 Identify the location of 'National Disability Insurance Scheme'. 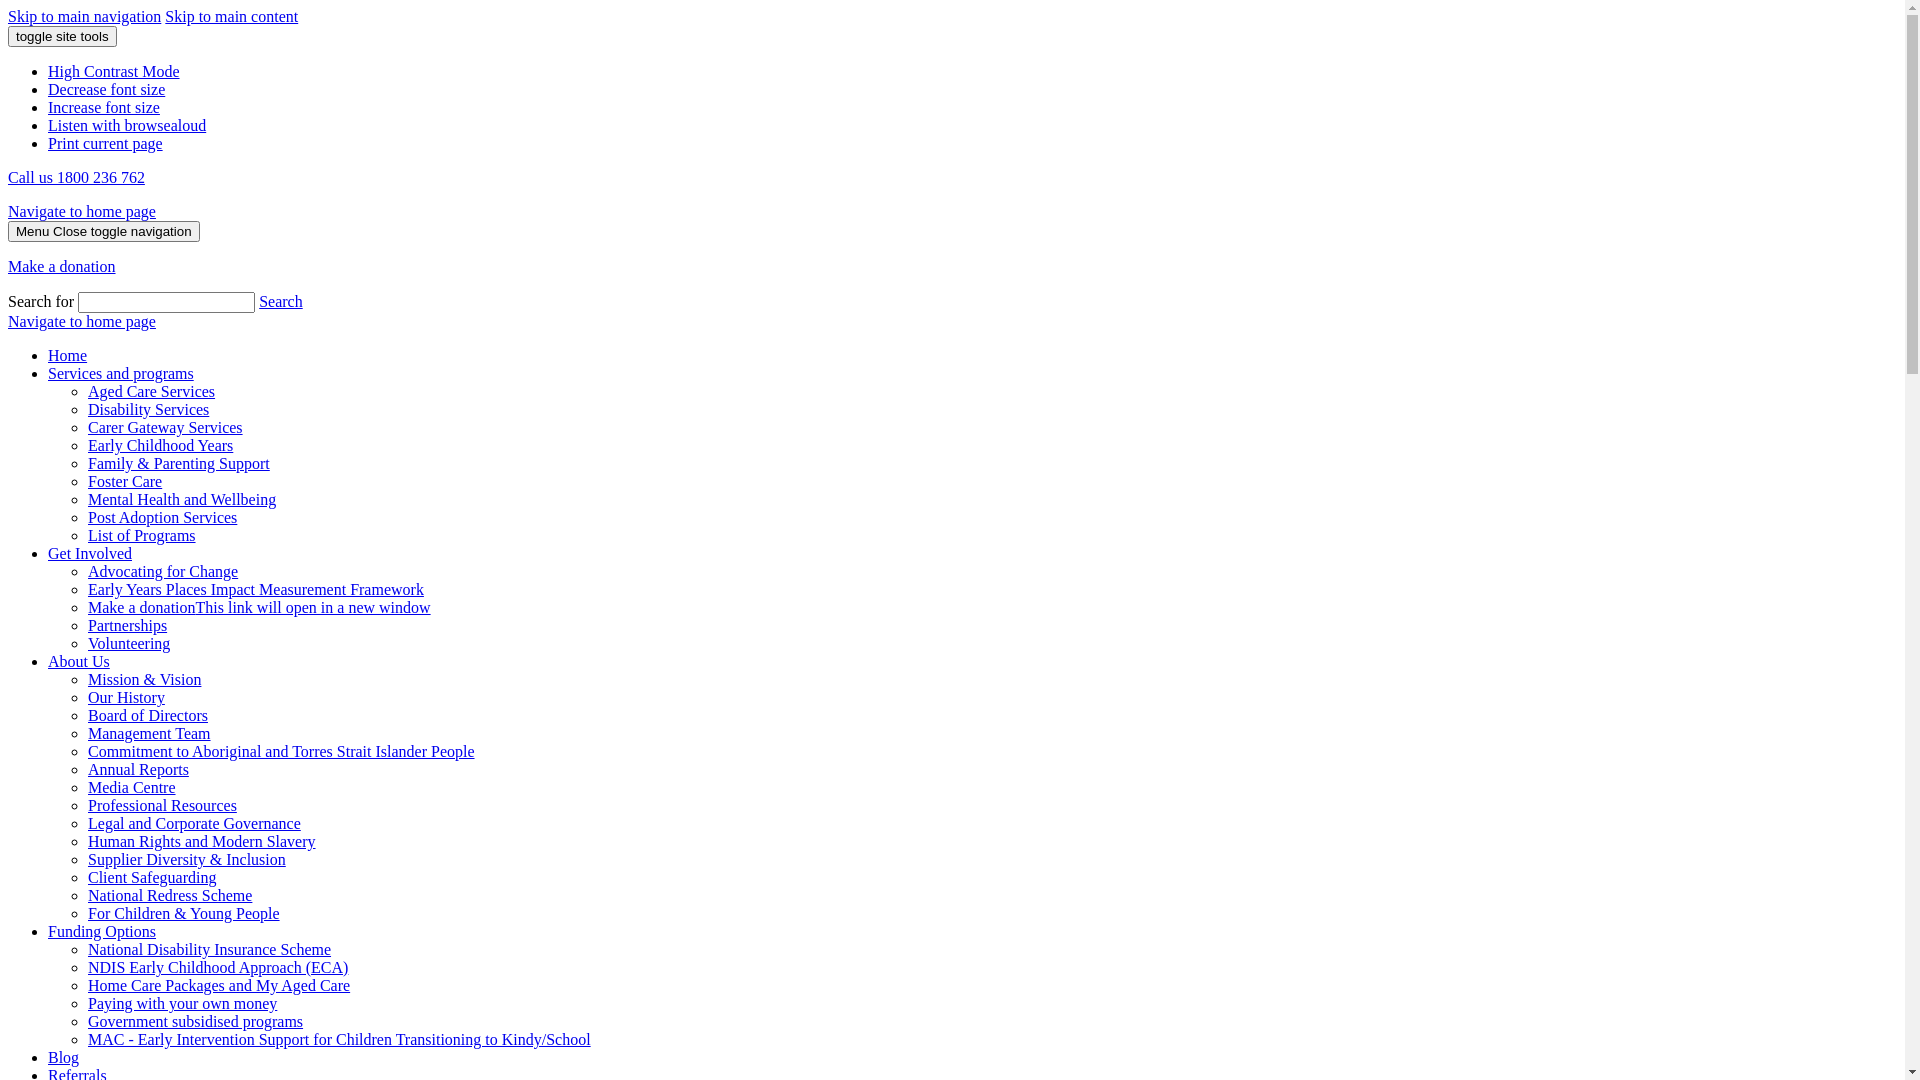
(209, 948).